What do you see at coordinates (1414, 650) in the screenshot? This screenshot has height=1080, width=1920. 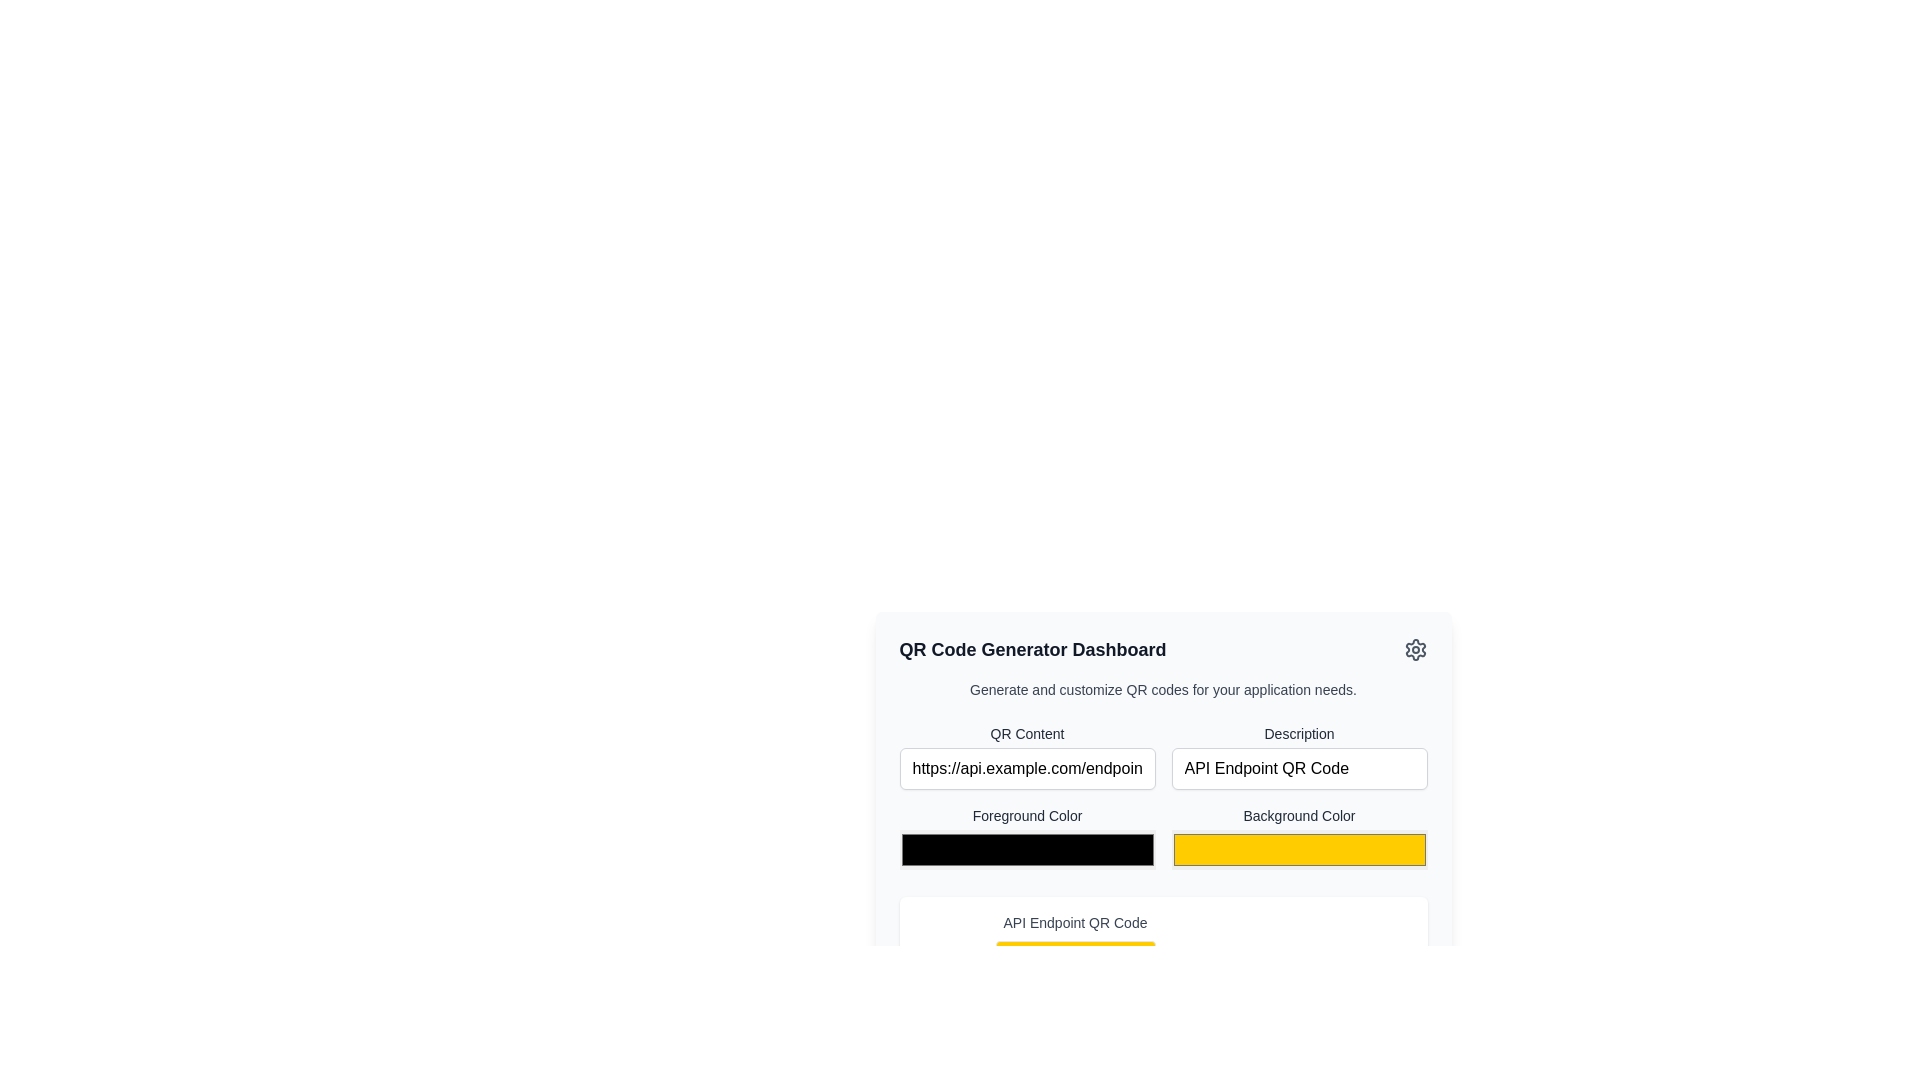 I see `the cogwheel icon in the top-right corner of the 'QR Code Generator Dashboard' title bar` at bounding box center [1414, 650].